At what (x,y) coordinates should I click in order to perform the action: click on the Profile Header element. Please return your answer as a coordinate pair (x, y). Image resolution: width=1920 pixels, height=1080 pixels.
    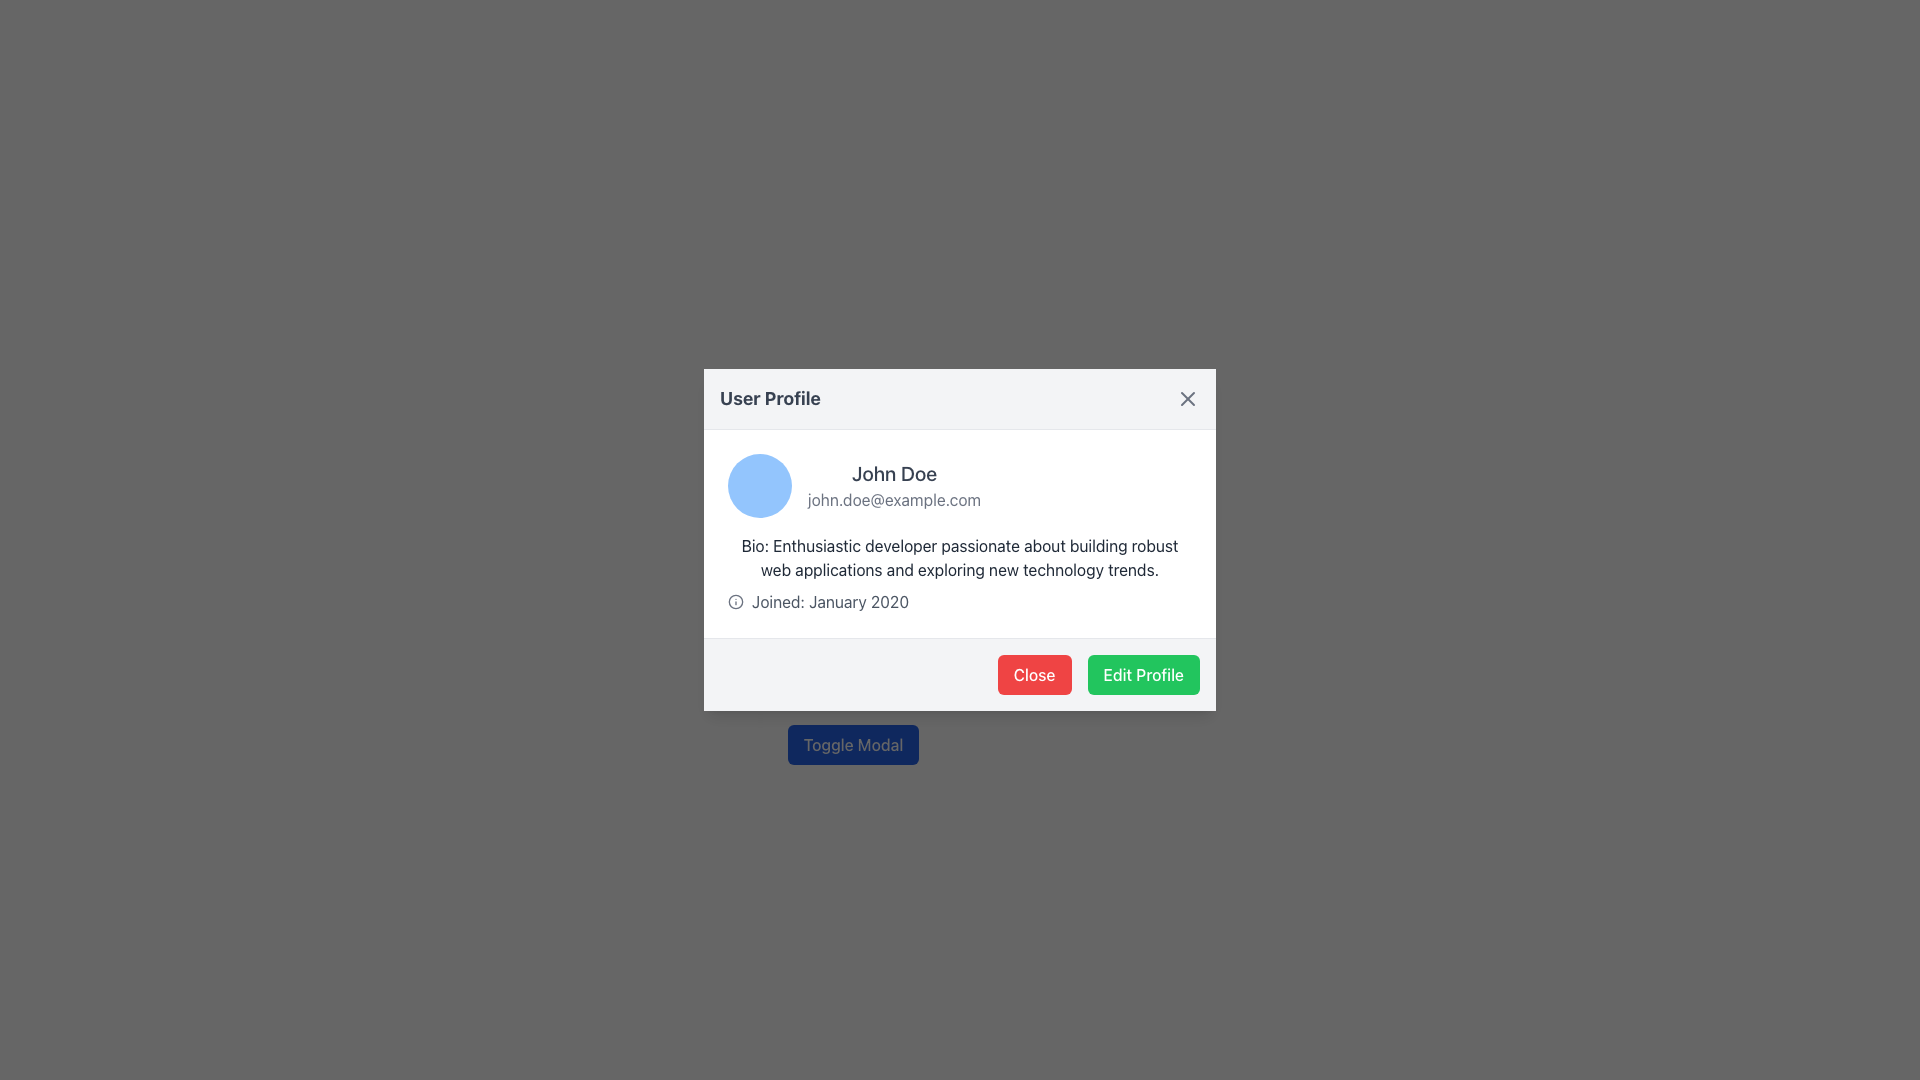
    Looking at the image, I should click on (960, 486).